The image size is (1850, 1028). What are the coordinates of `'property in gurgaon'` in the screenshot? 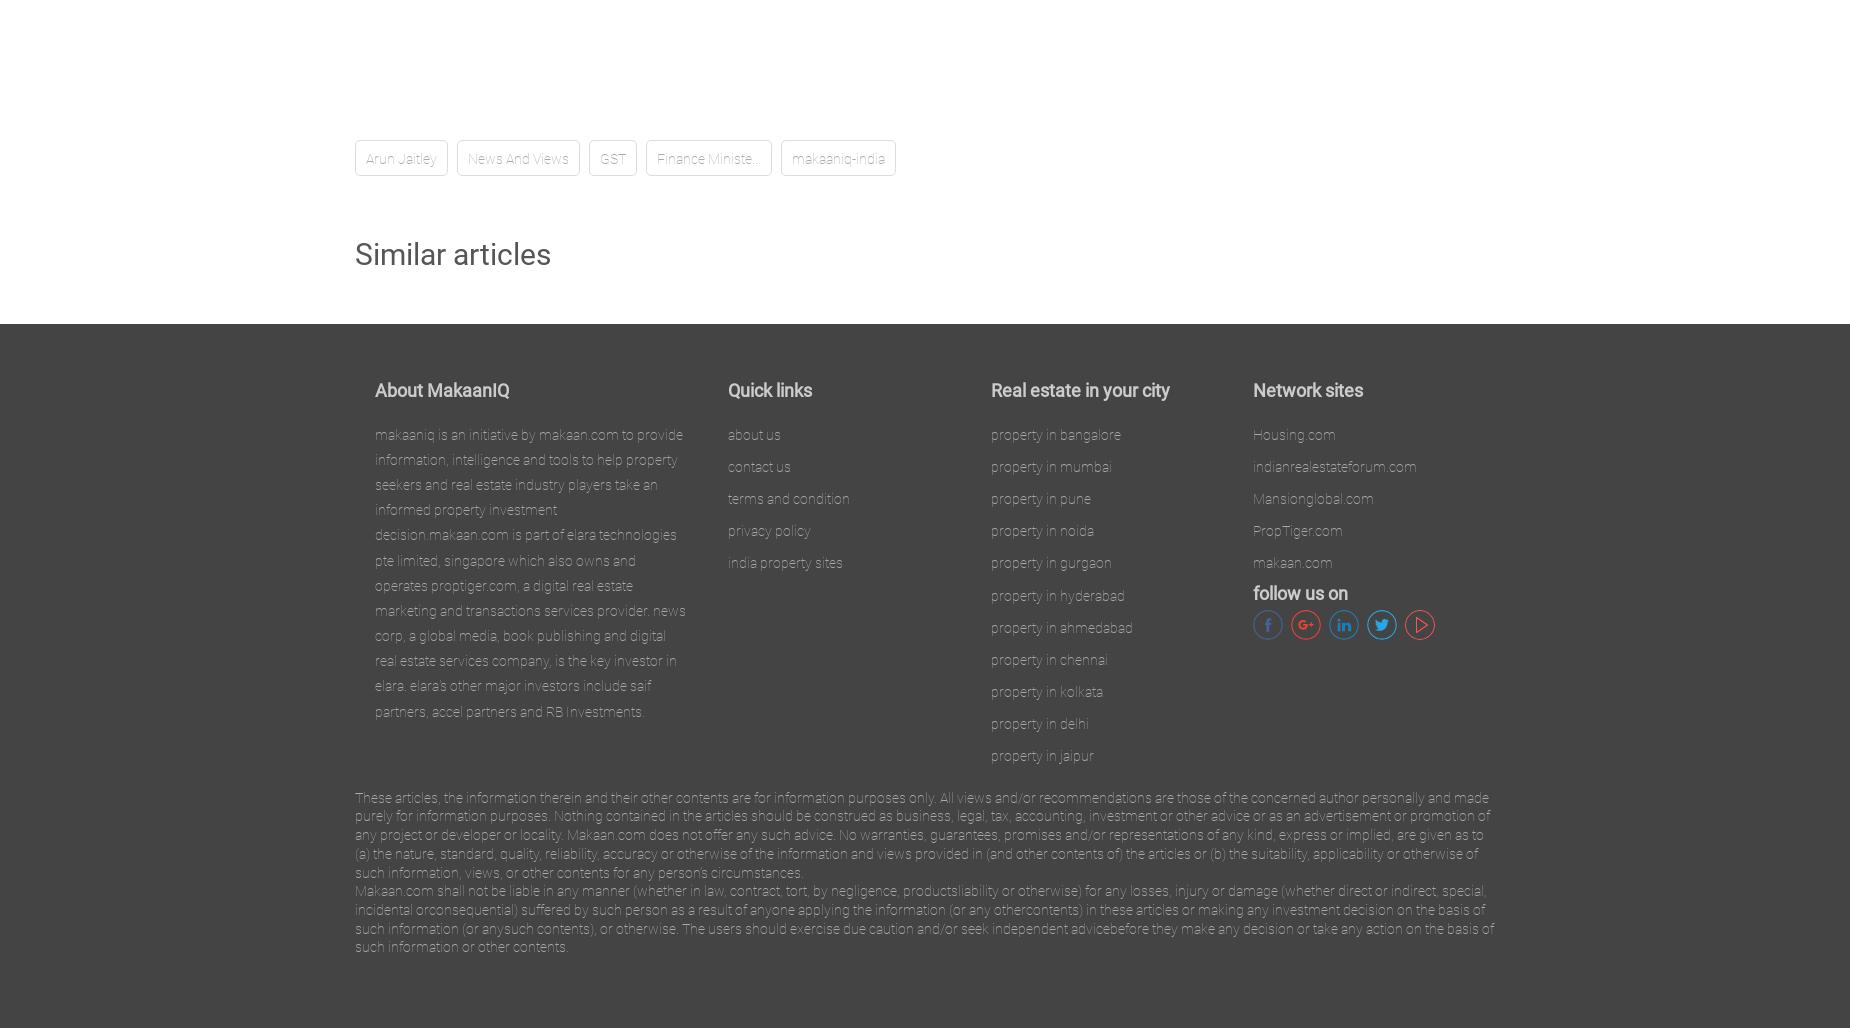 It's located at (1049, 563).